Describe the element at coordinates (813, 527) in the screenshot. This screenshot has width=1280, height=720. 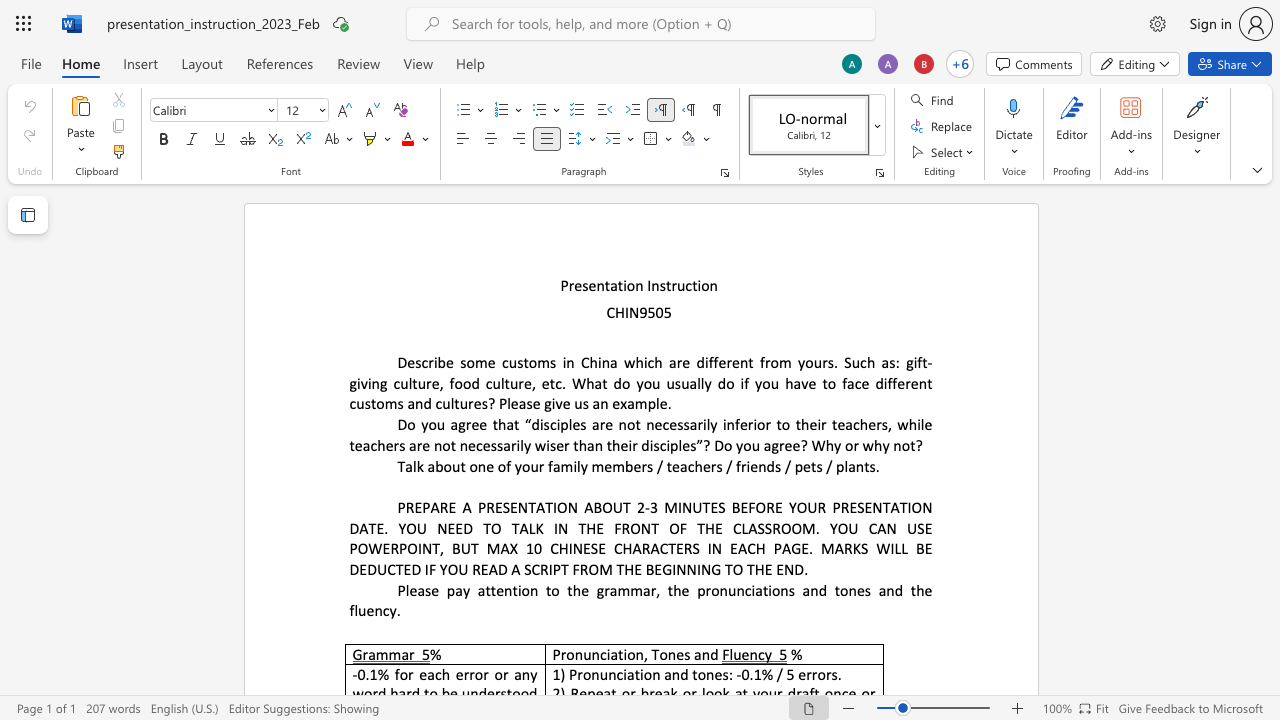
I see `the space between the continuous character "M" and "." in the text` at that location.